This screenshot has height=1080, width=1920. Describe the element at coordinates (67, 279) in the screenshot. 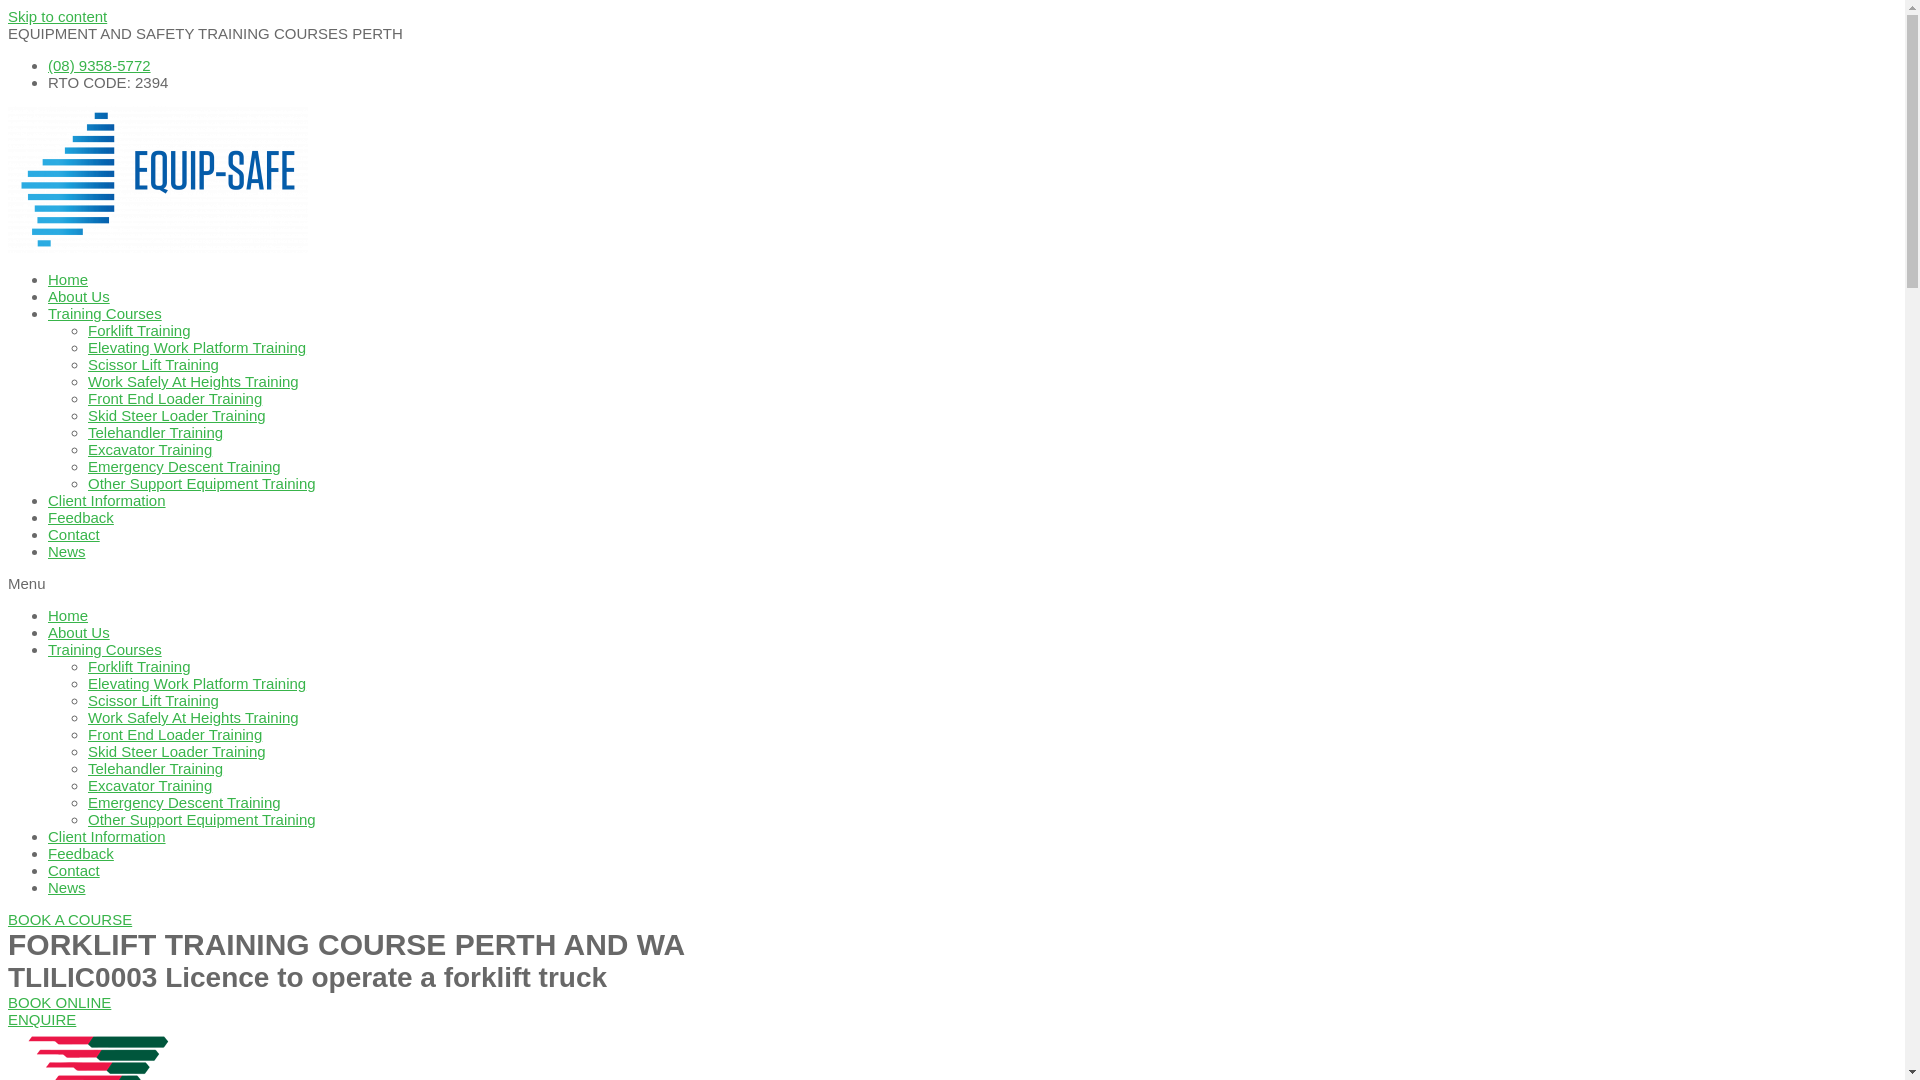

I see `'Home'` at that location.